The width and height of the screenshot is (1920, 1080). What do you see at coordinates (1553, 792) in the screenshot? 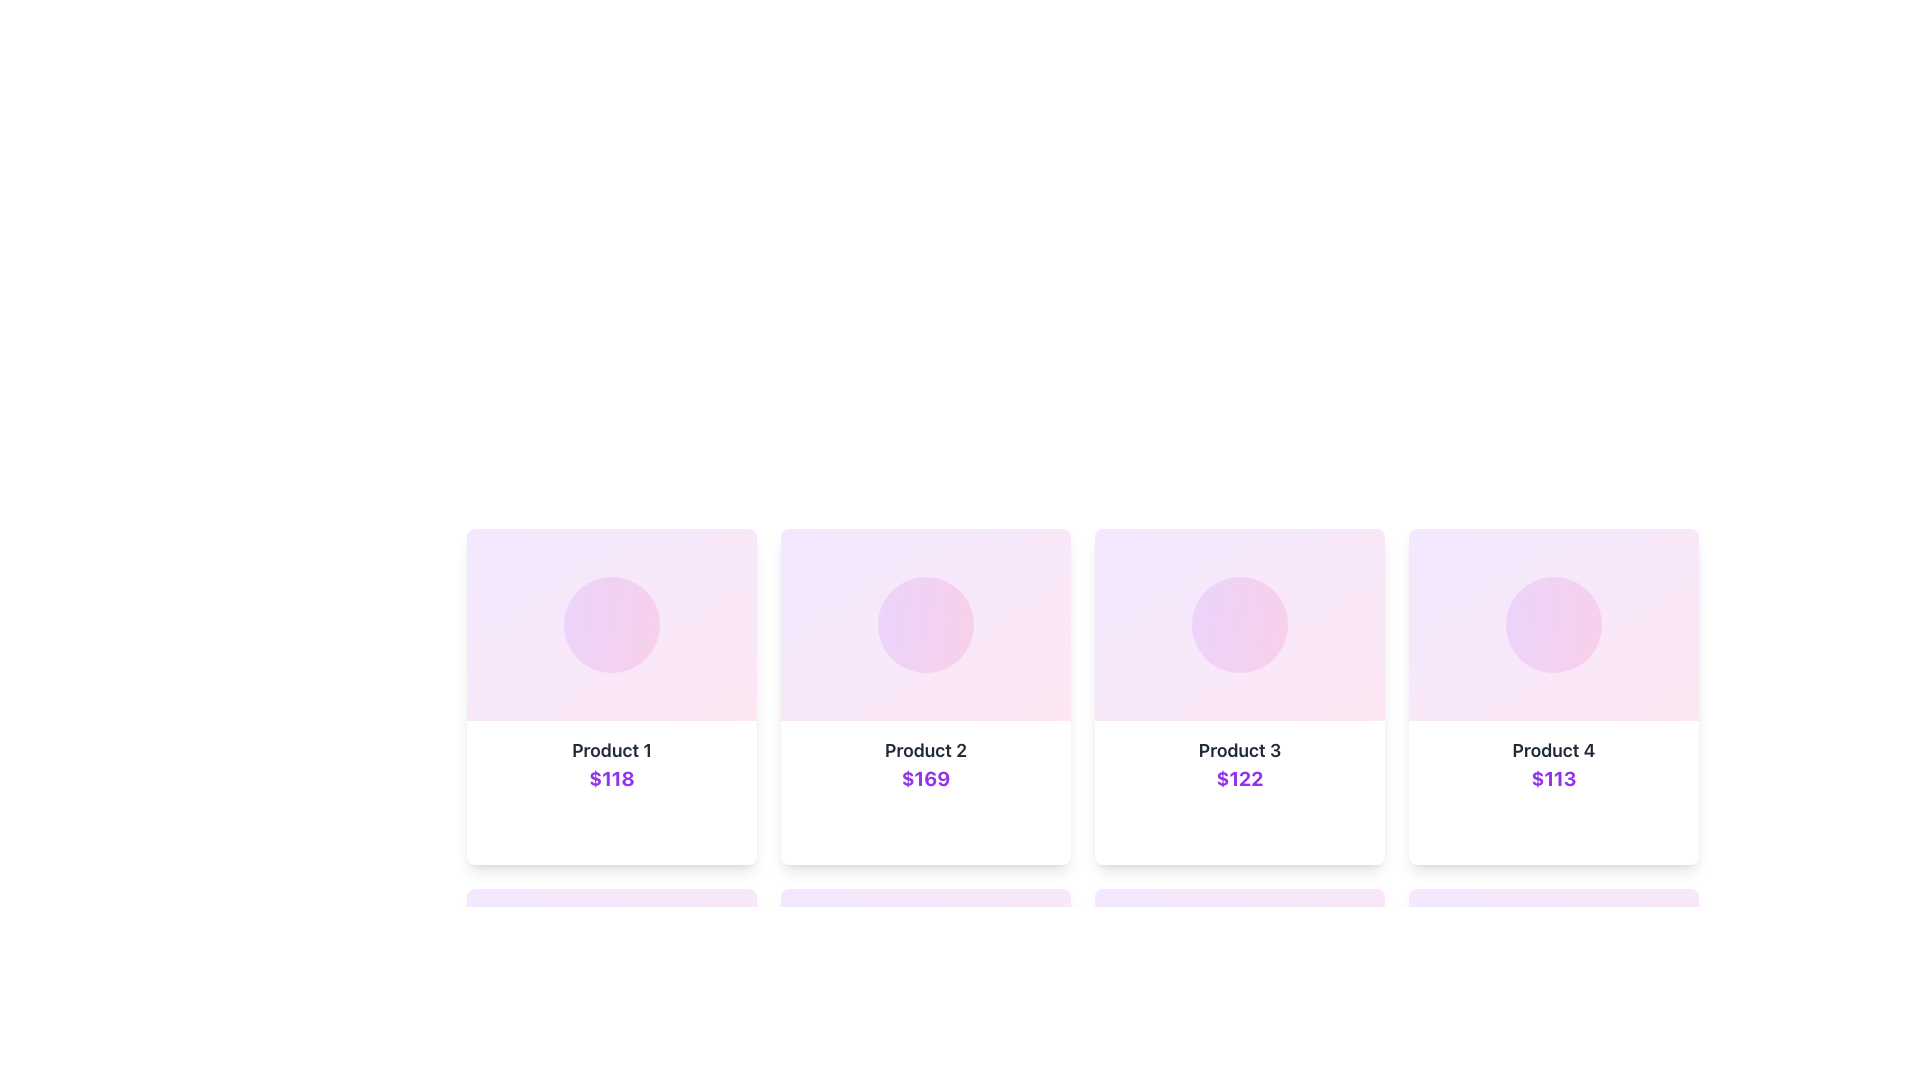
I see `the Product Information Section displaying 'Product 4' priced at $113 to focus on it` at bounding box center [1553, 792].